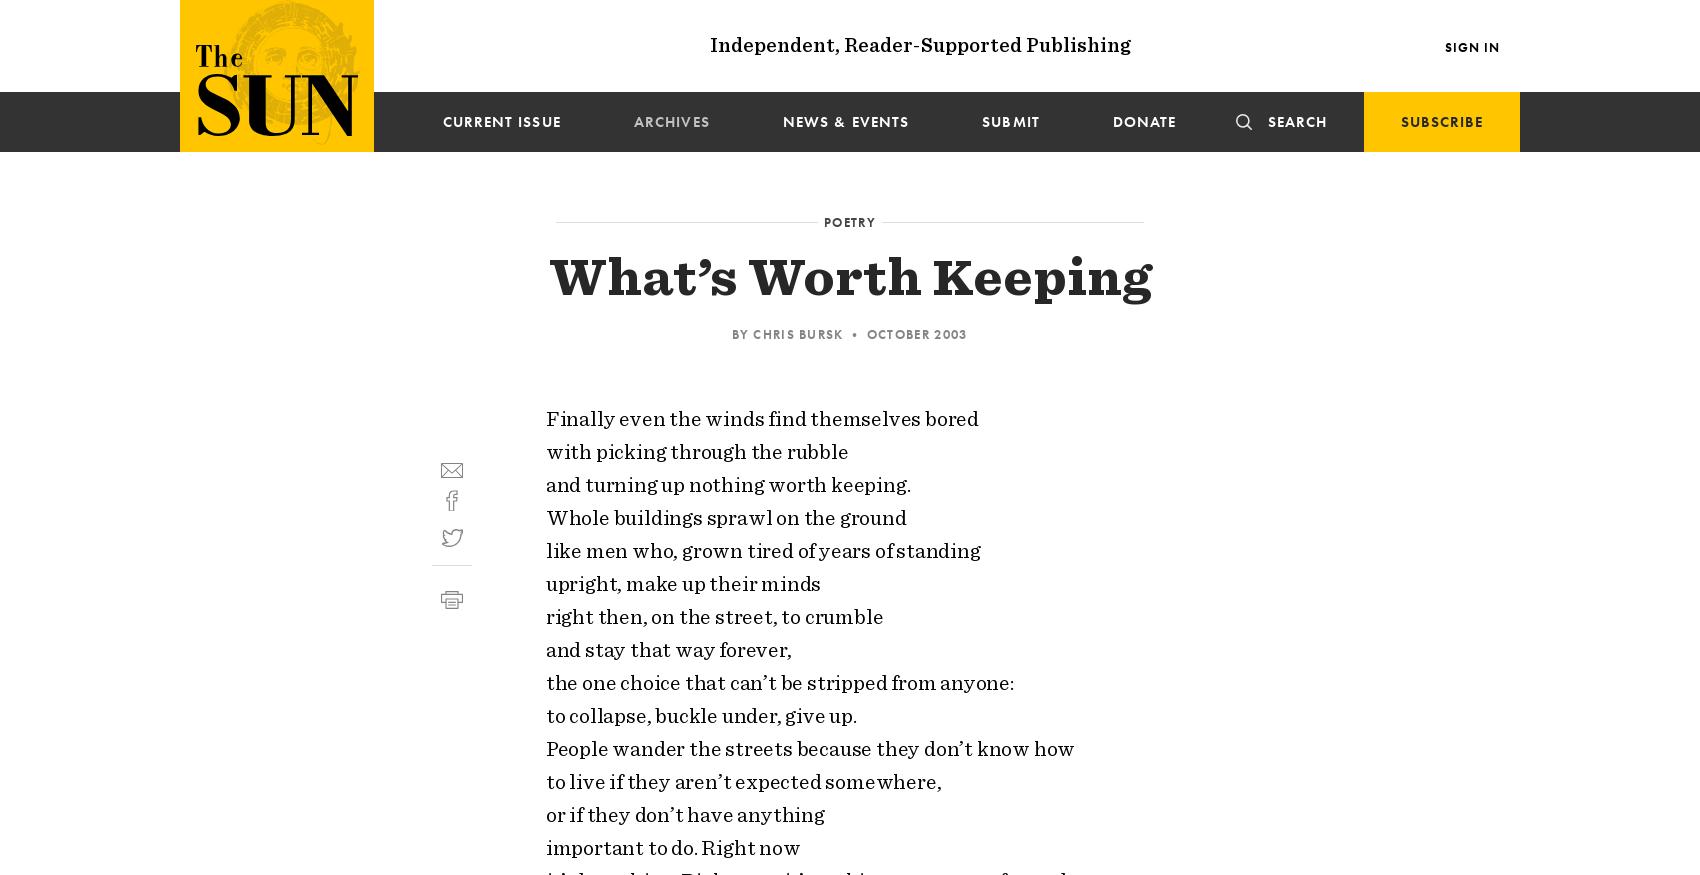  I want to click on 'Poetry', so click(822, 221).